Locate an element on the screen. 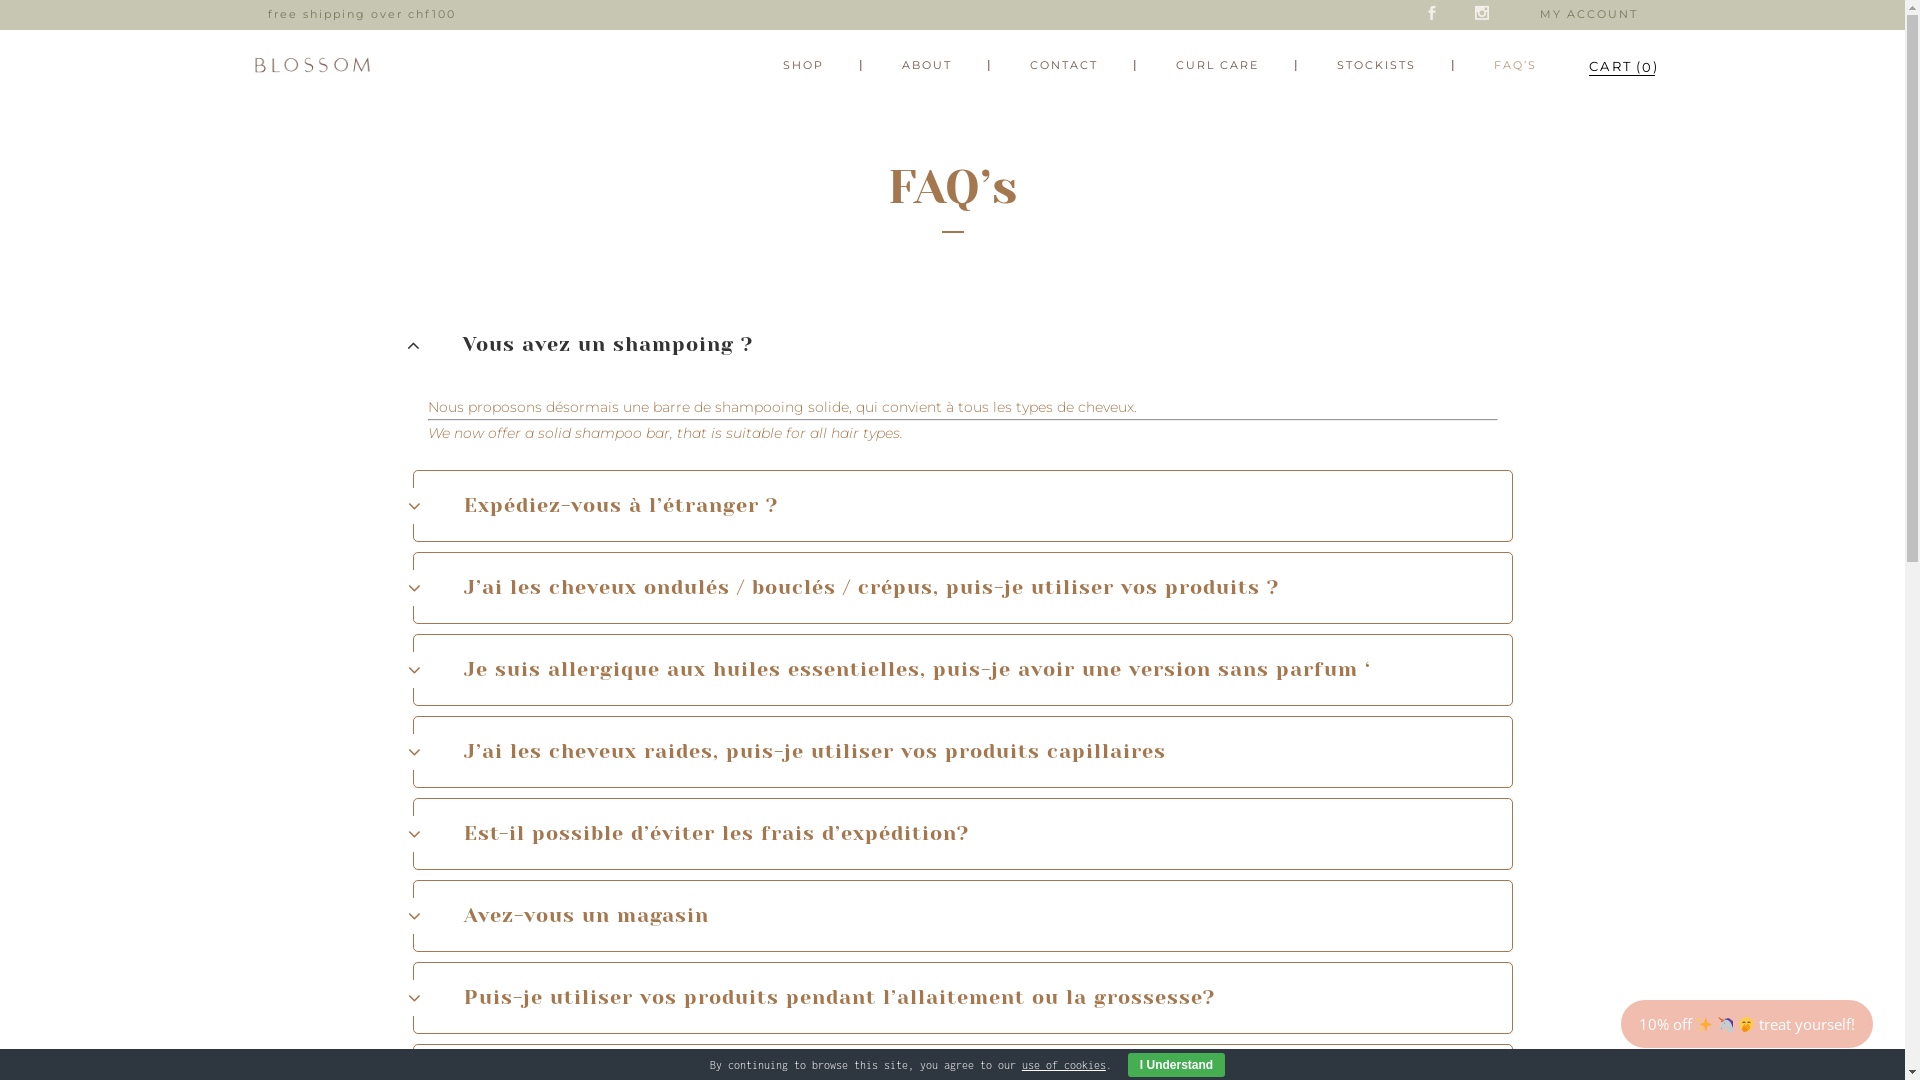  'SHOP' is located at coordinates (803, 64).